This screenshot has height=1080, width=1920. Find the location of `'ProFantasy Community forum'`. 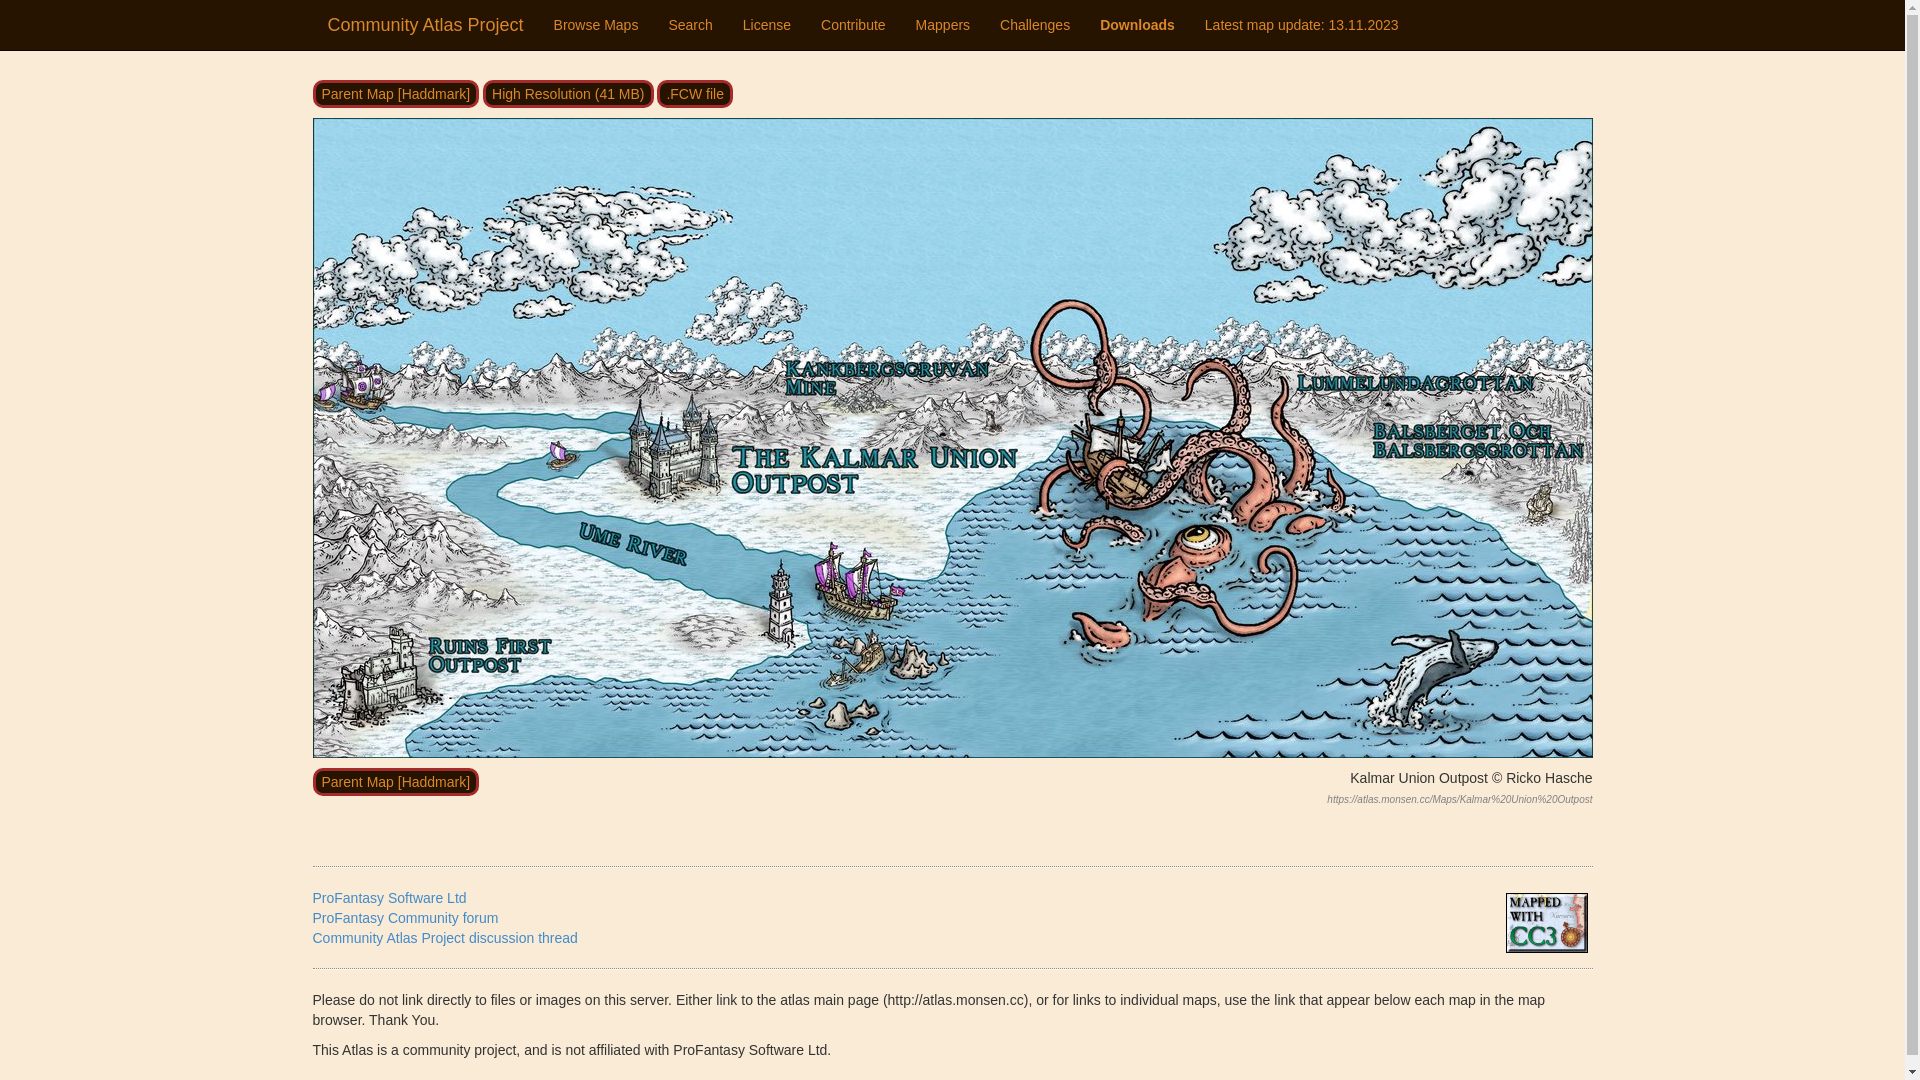

'ProFantasy Community forum' is located at coordinates (403, 918).